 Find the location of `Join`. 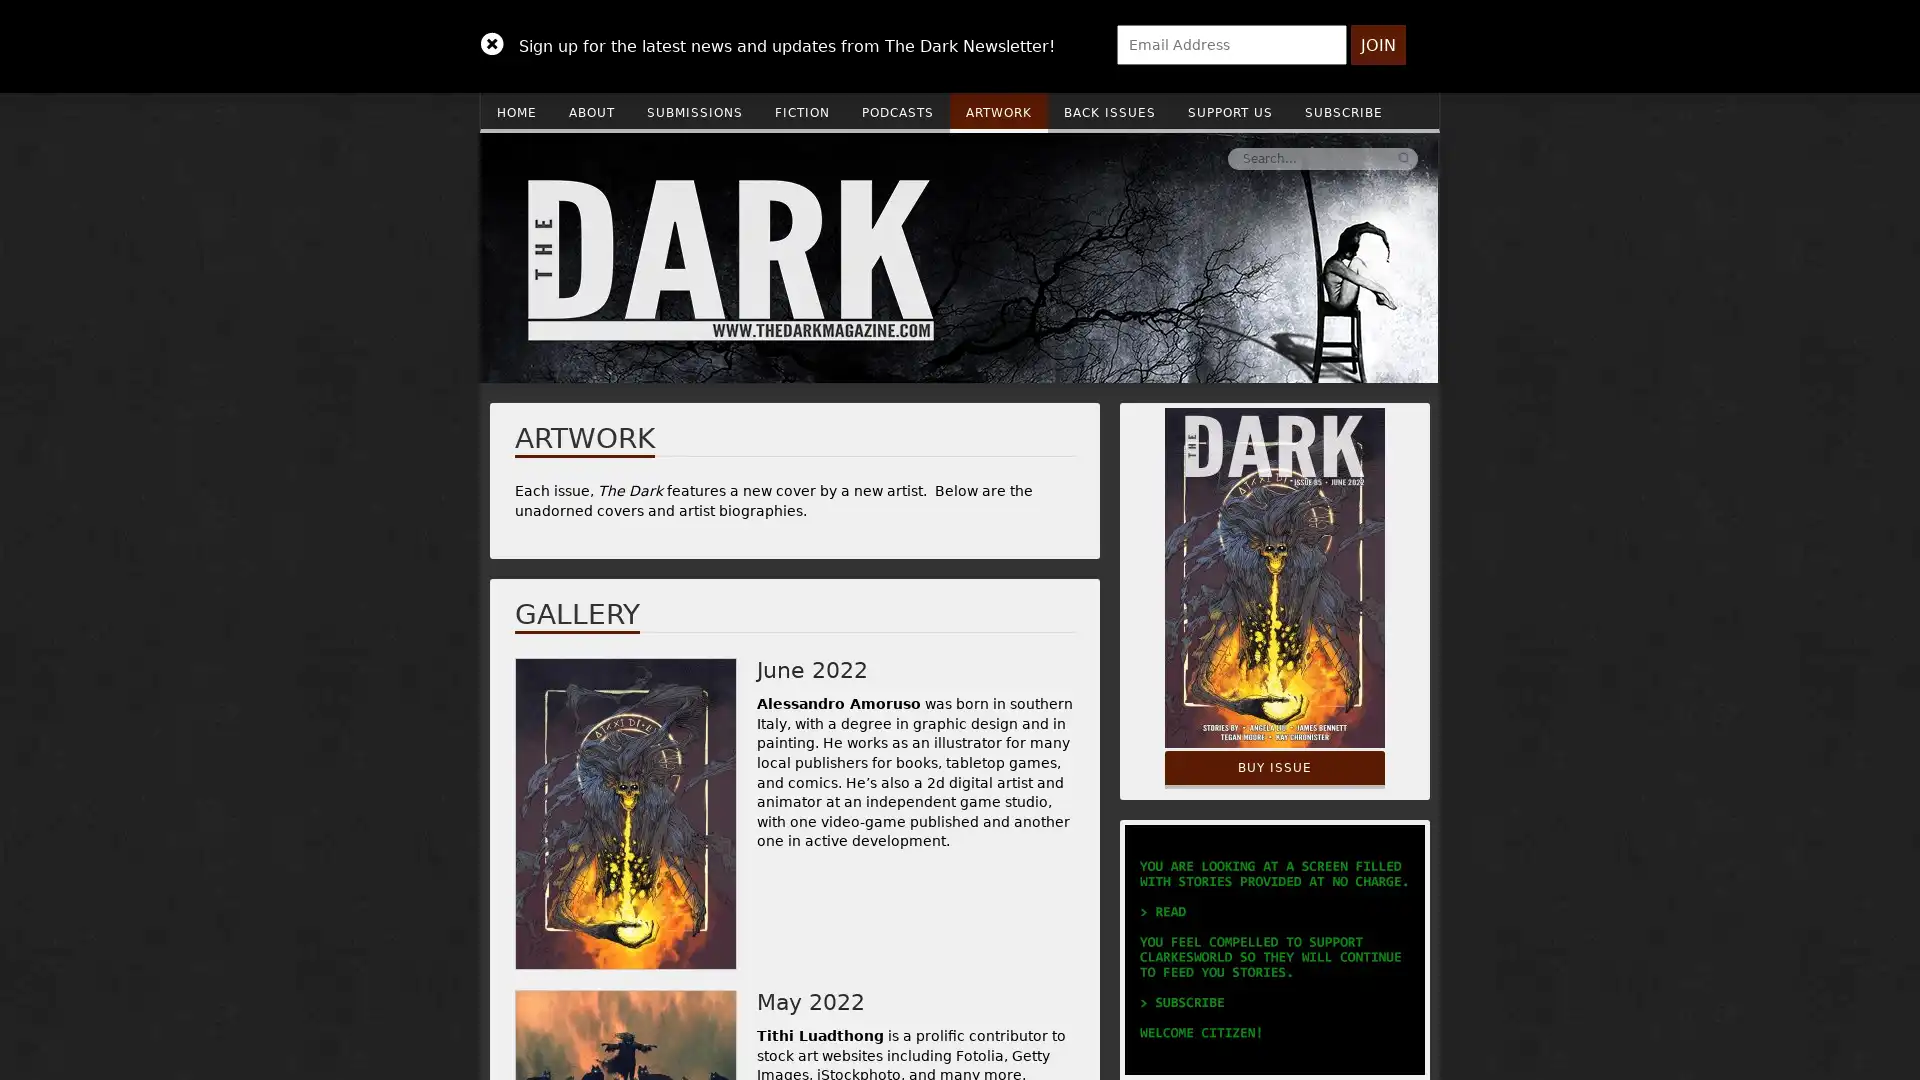

Join is located at coordinates (1377, 45).